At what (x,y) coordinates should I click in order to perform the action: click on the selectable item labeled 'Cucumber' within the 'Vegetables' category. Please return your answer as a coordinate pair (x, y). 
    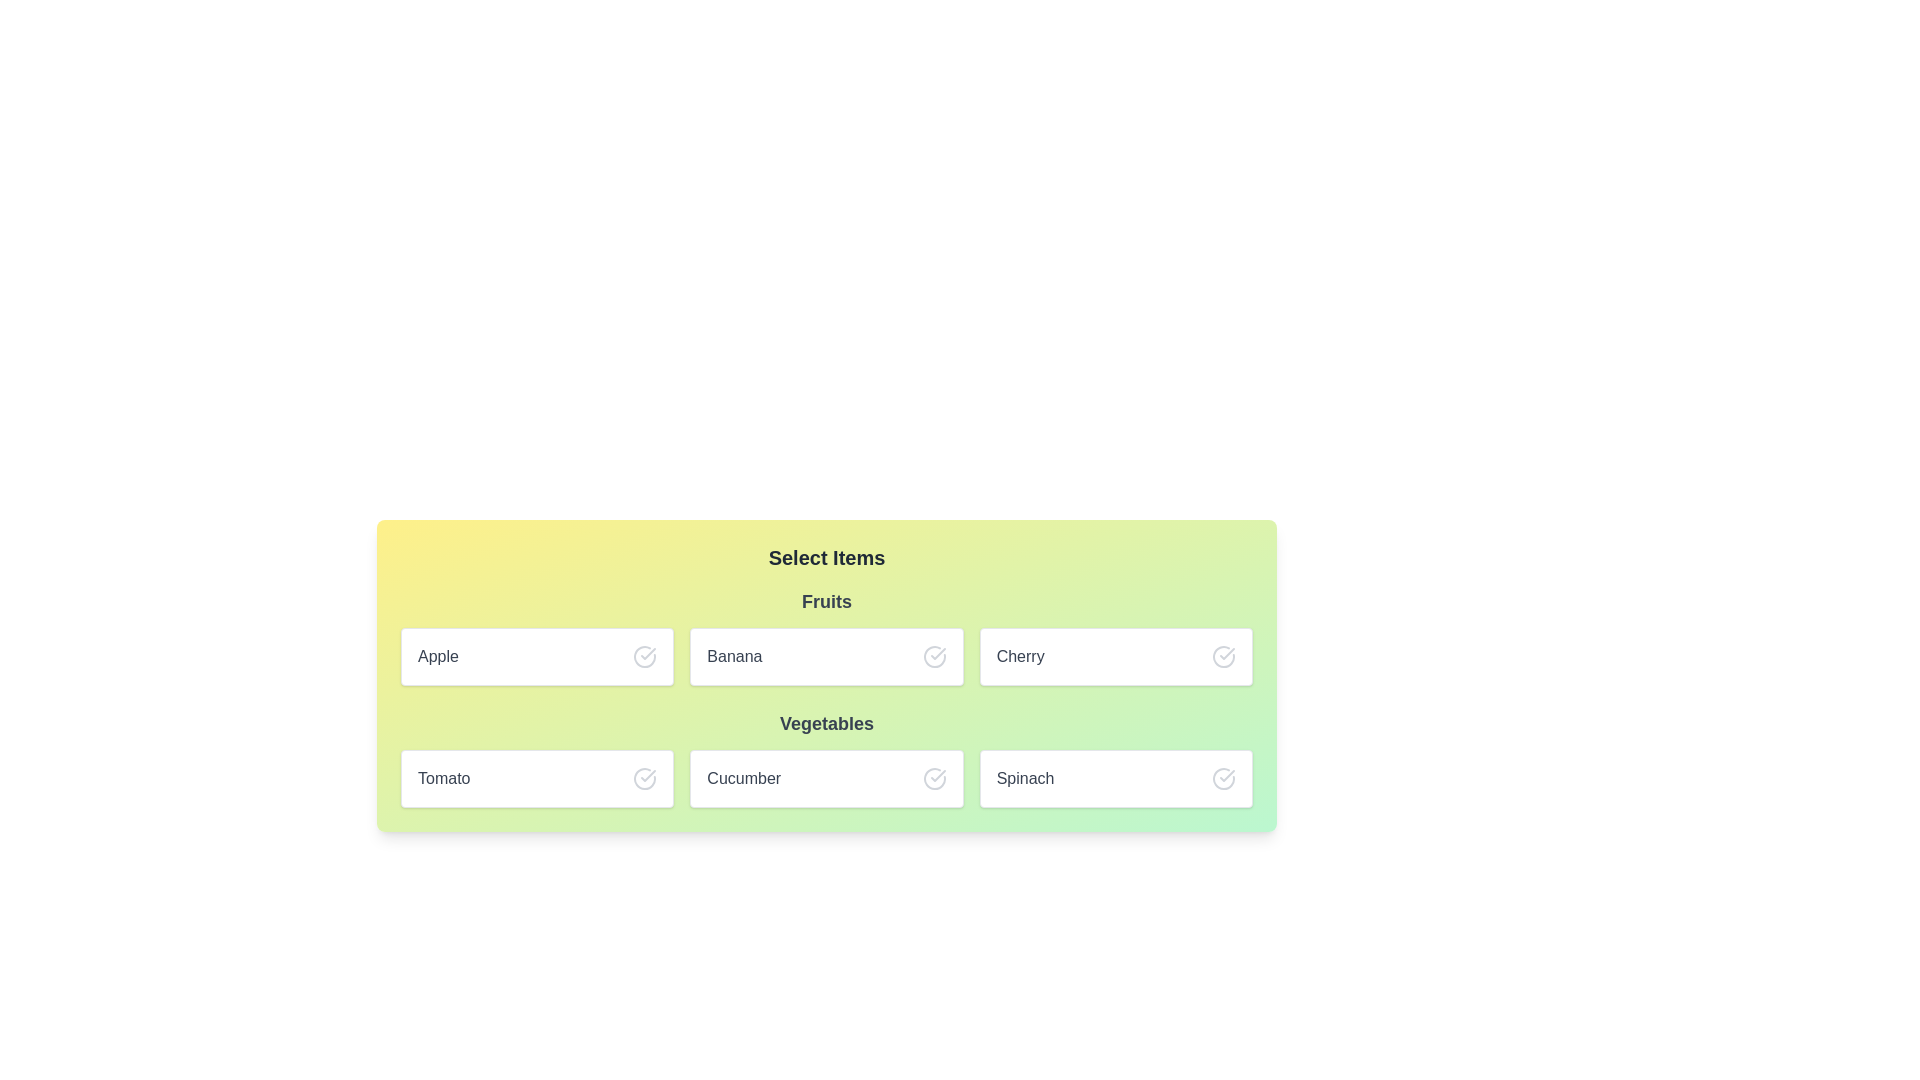
    Looking at the image, I should click on (826, 760).